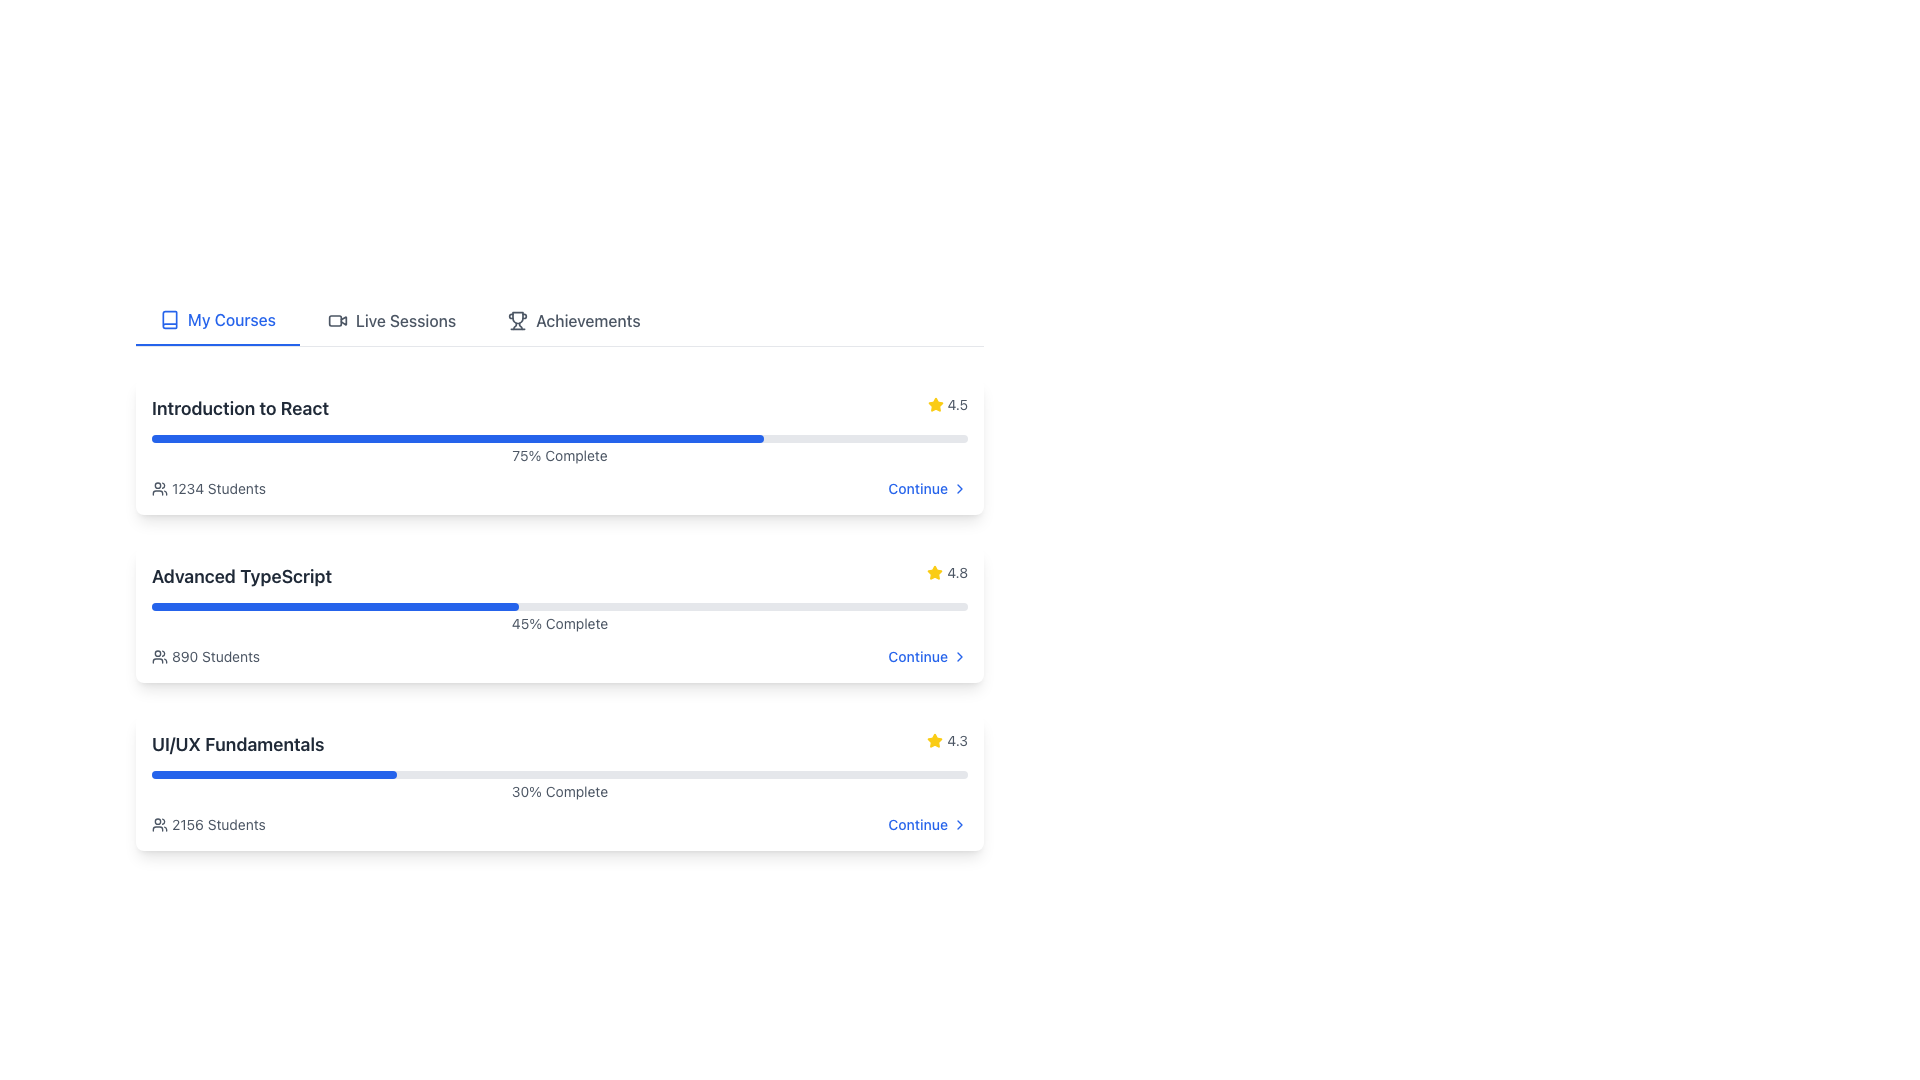  Describe the element at coordinates (206, 656) in the screenshot. I see `the informational text displaying '890 Students' with the accompanying icon representing a group of people, located in the bottom-left part of the 'Advanced TypeScript' section, directly beneath the progress bar` at that location.